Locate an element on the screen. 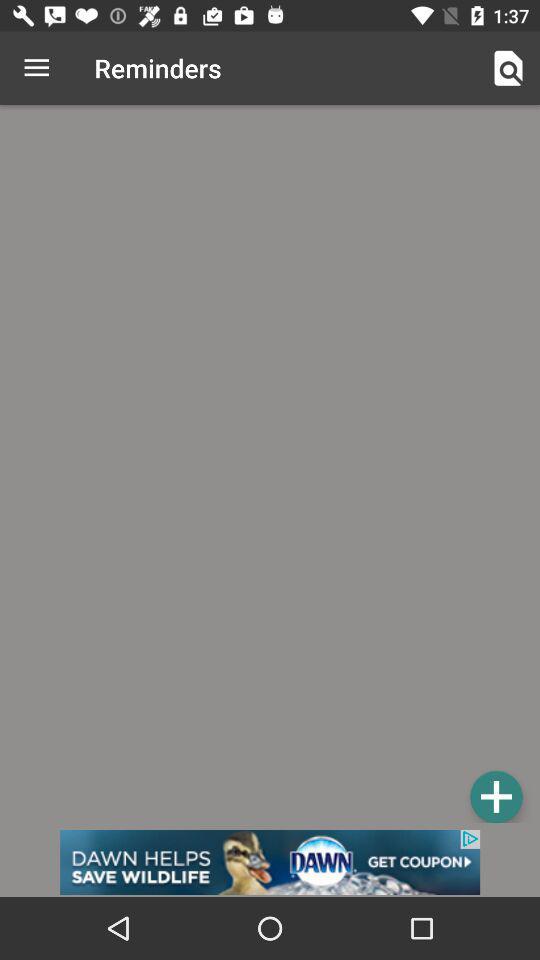 This screenshot has height=960, width=540. banner is located at coordinates (270, 861).